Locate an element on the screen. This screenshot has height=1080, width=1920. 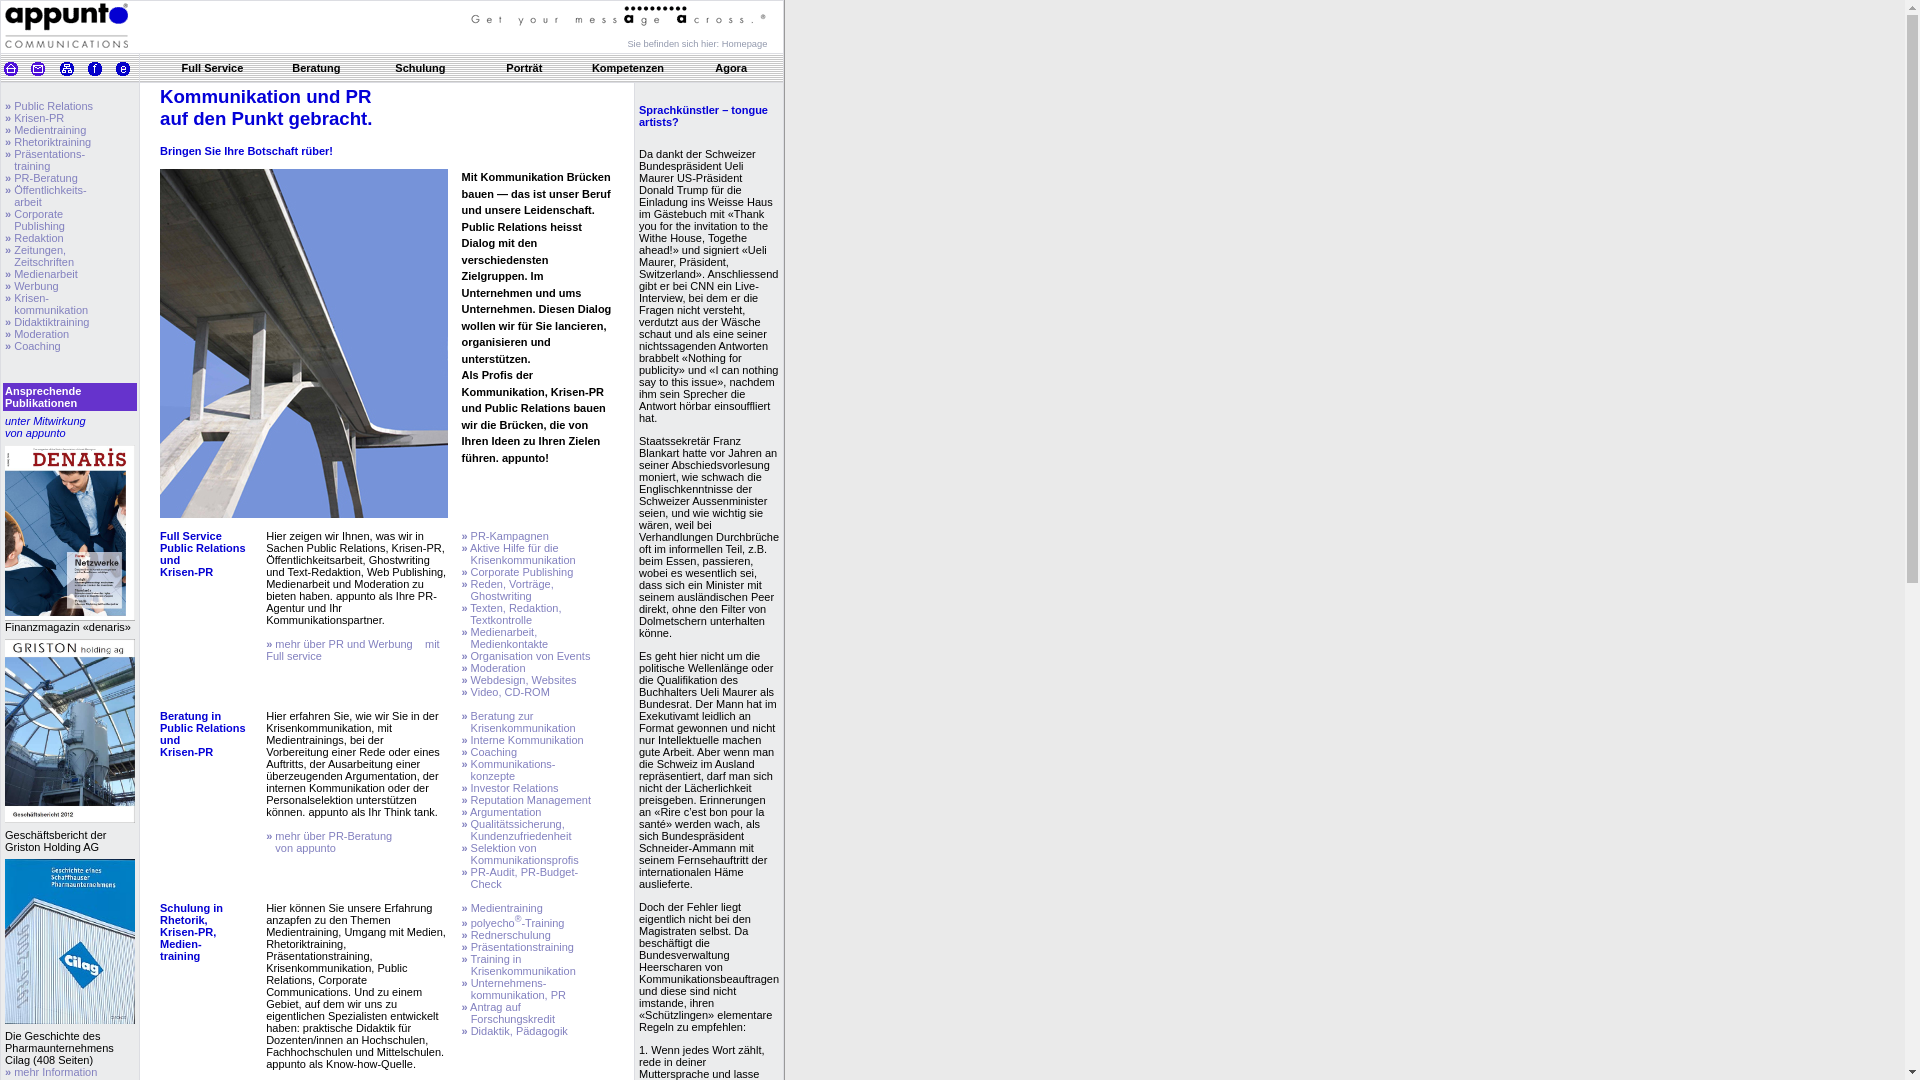
'Antrag auf    Forschungskredit' is located at coordinates (508, 1013).